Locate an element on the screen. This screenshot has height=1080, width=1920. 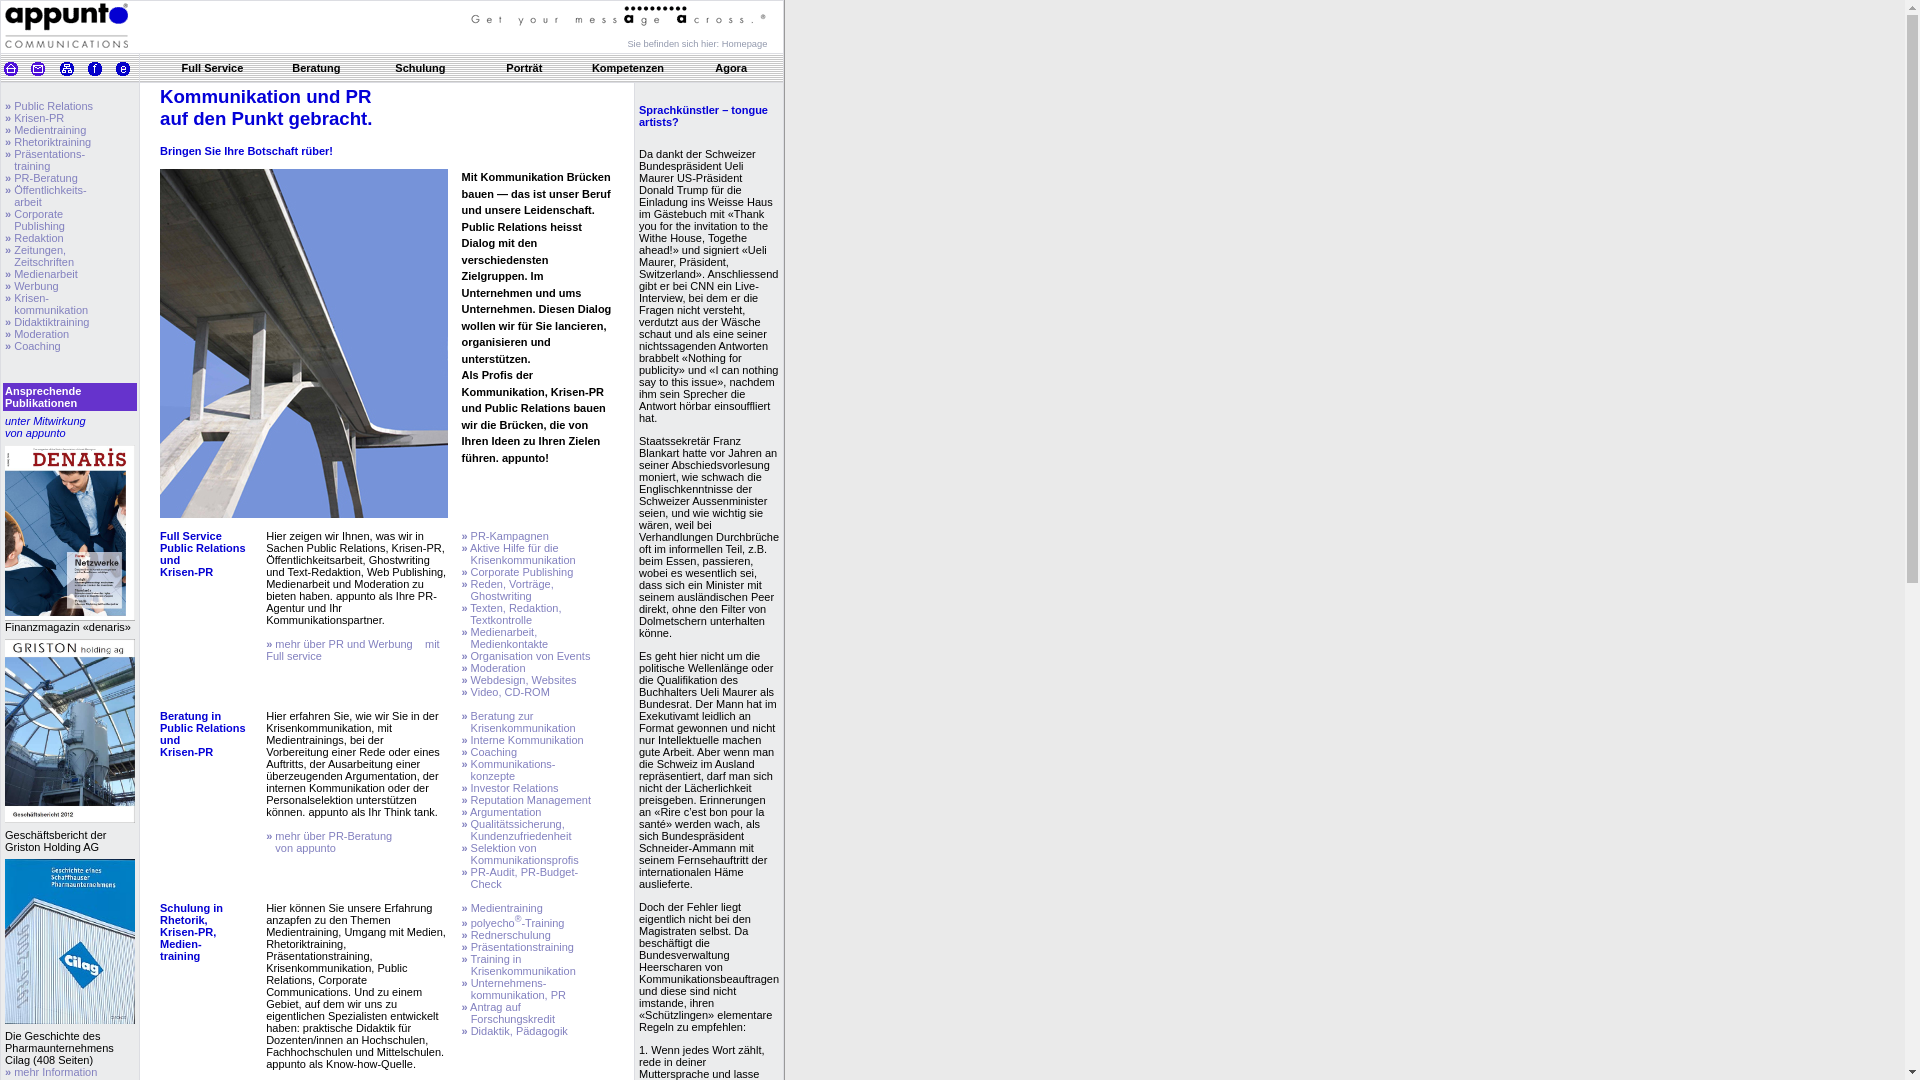
'Antrag auf    Forschungskredit' is located at coordinates (508, 1013).